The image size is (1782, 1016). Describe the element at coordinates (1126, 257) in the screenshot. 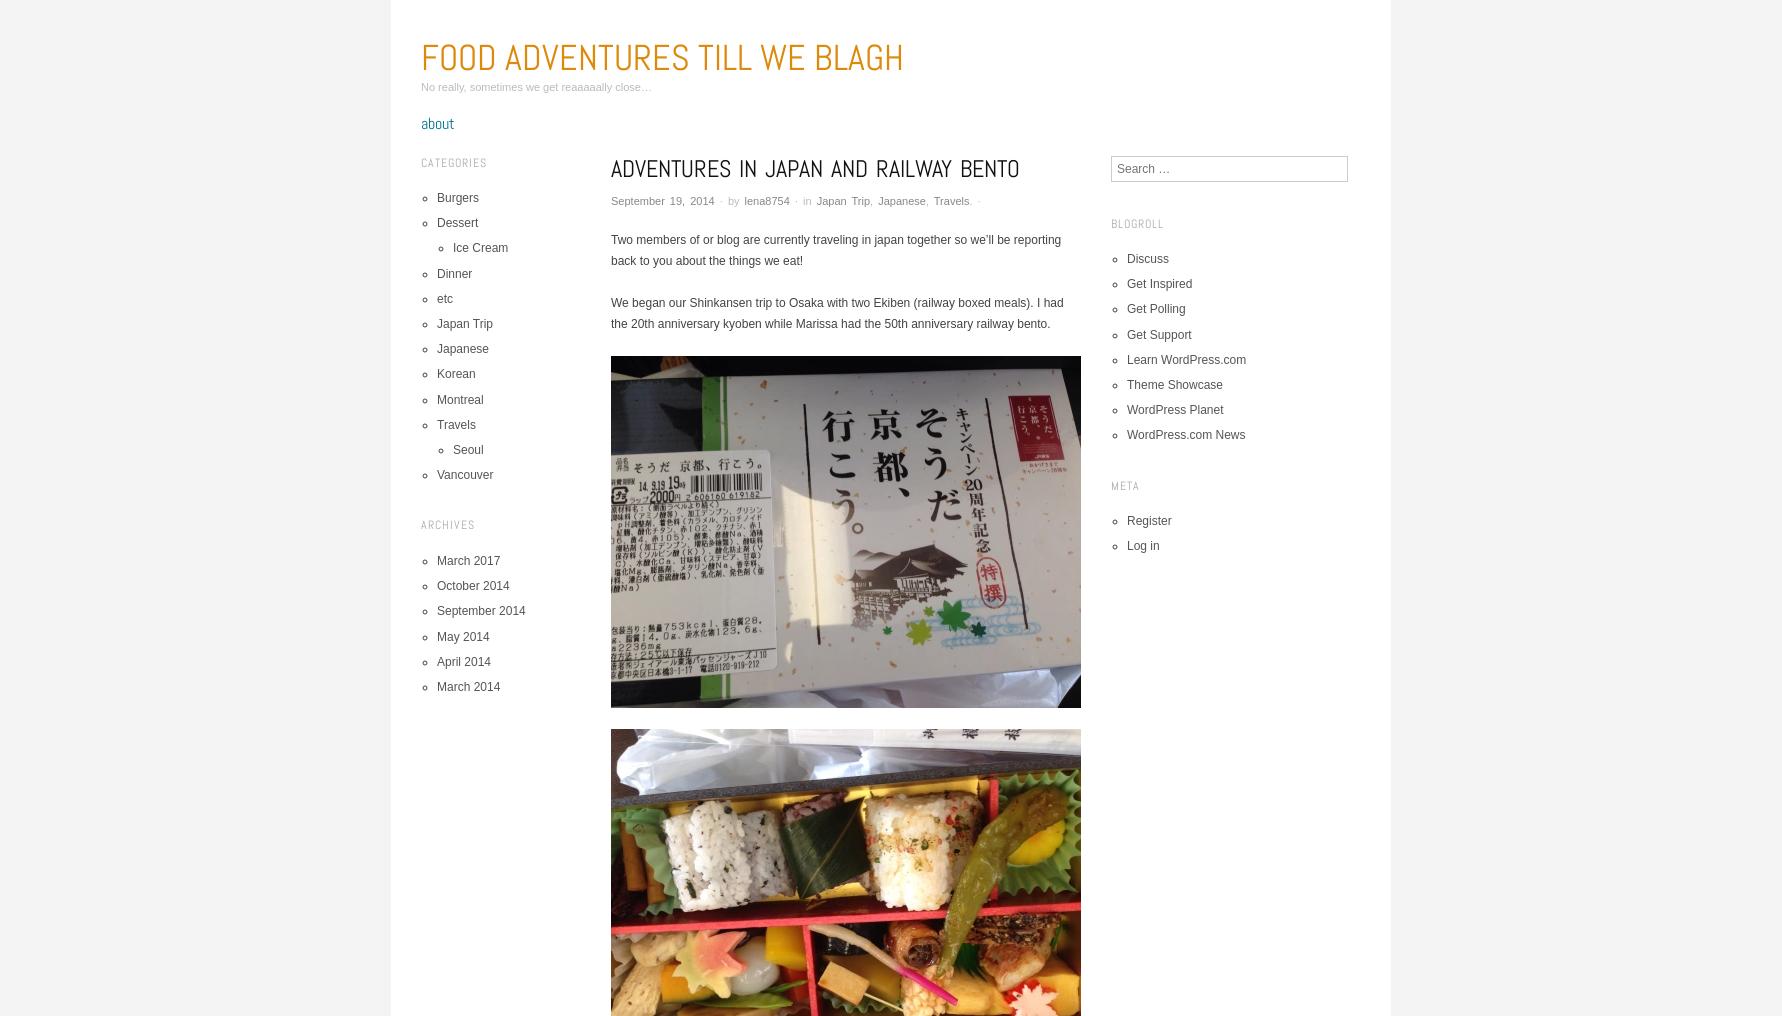

I see `'Discuss'` at that location.